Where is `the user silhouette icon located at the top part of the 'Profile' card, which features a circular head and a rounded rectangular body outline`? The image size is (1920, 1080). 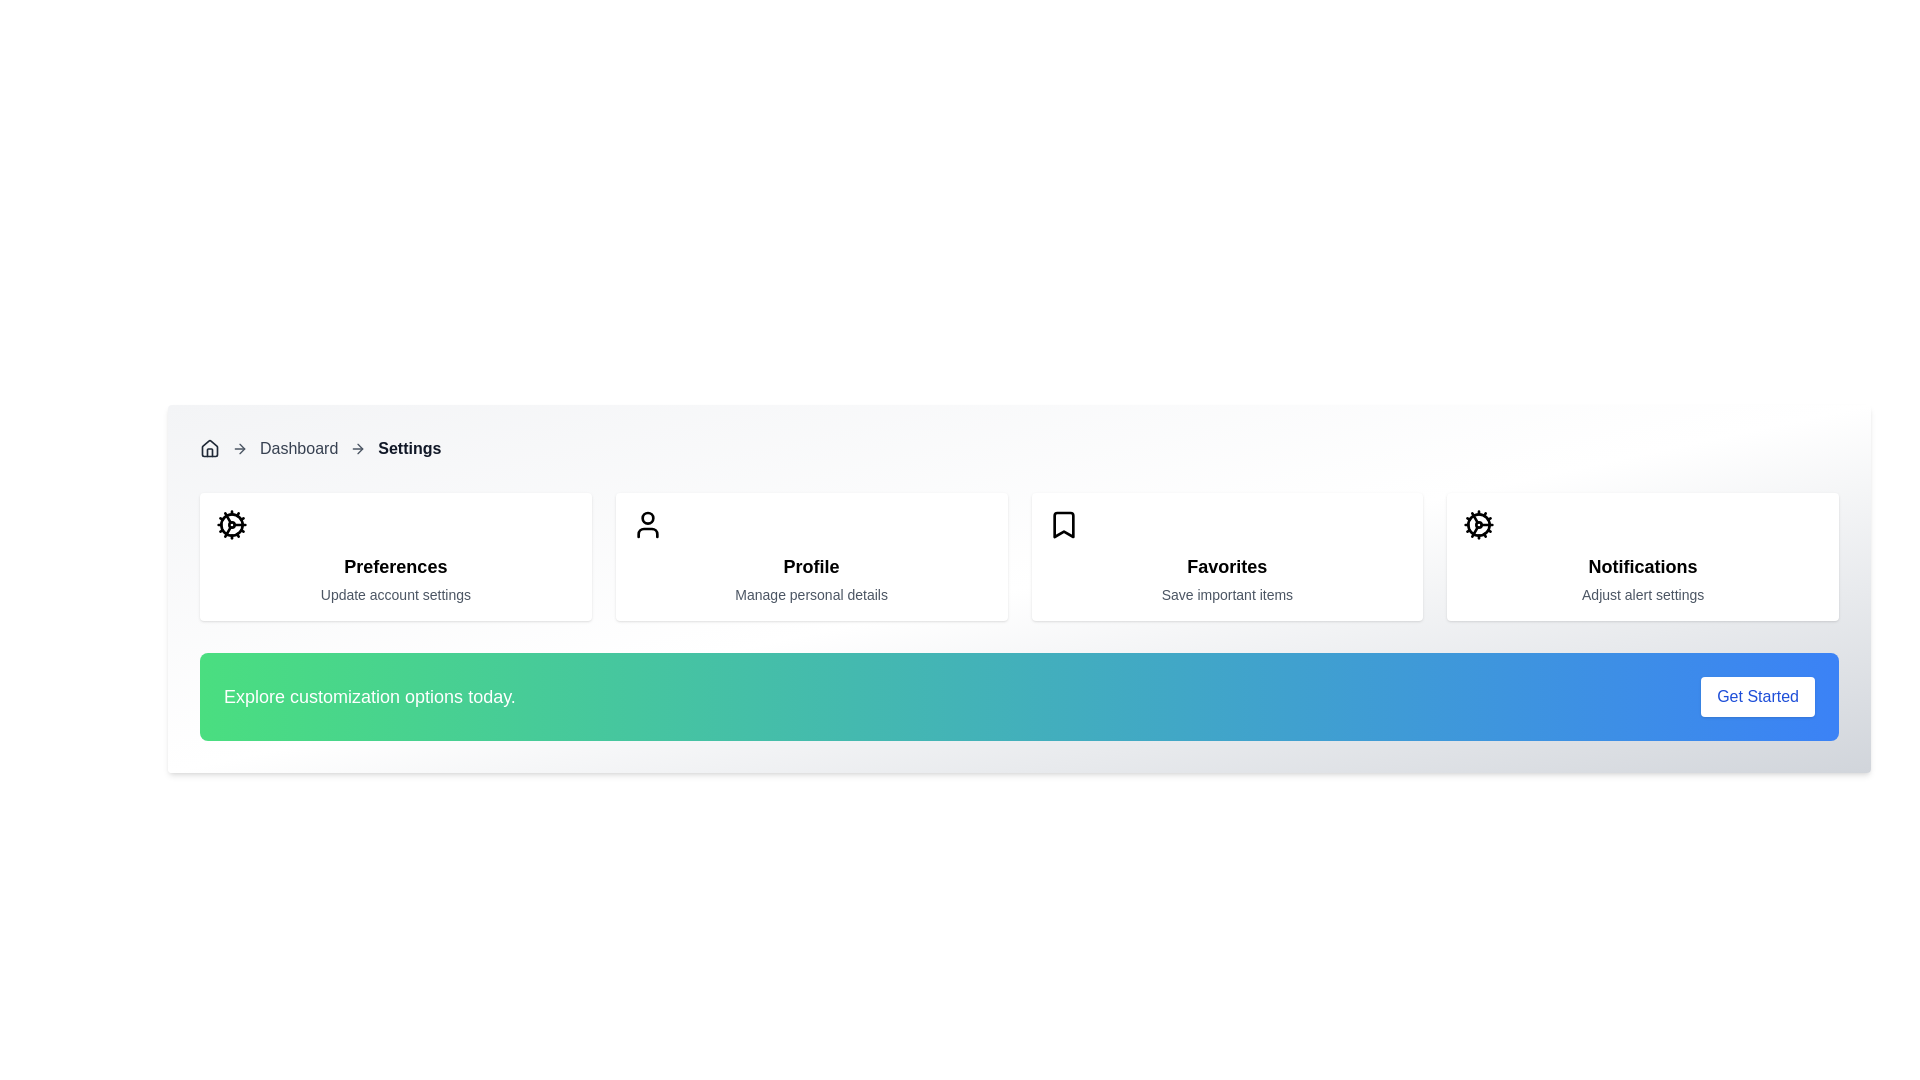 the user silhouette icon located at the top part of the 'Profile' card, which features a circular head and a rounded rectangular body outline is located at coordinates (647, 523).